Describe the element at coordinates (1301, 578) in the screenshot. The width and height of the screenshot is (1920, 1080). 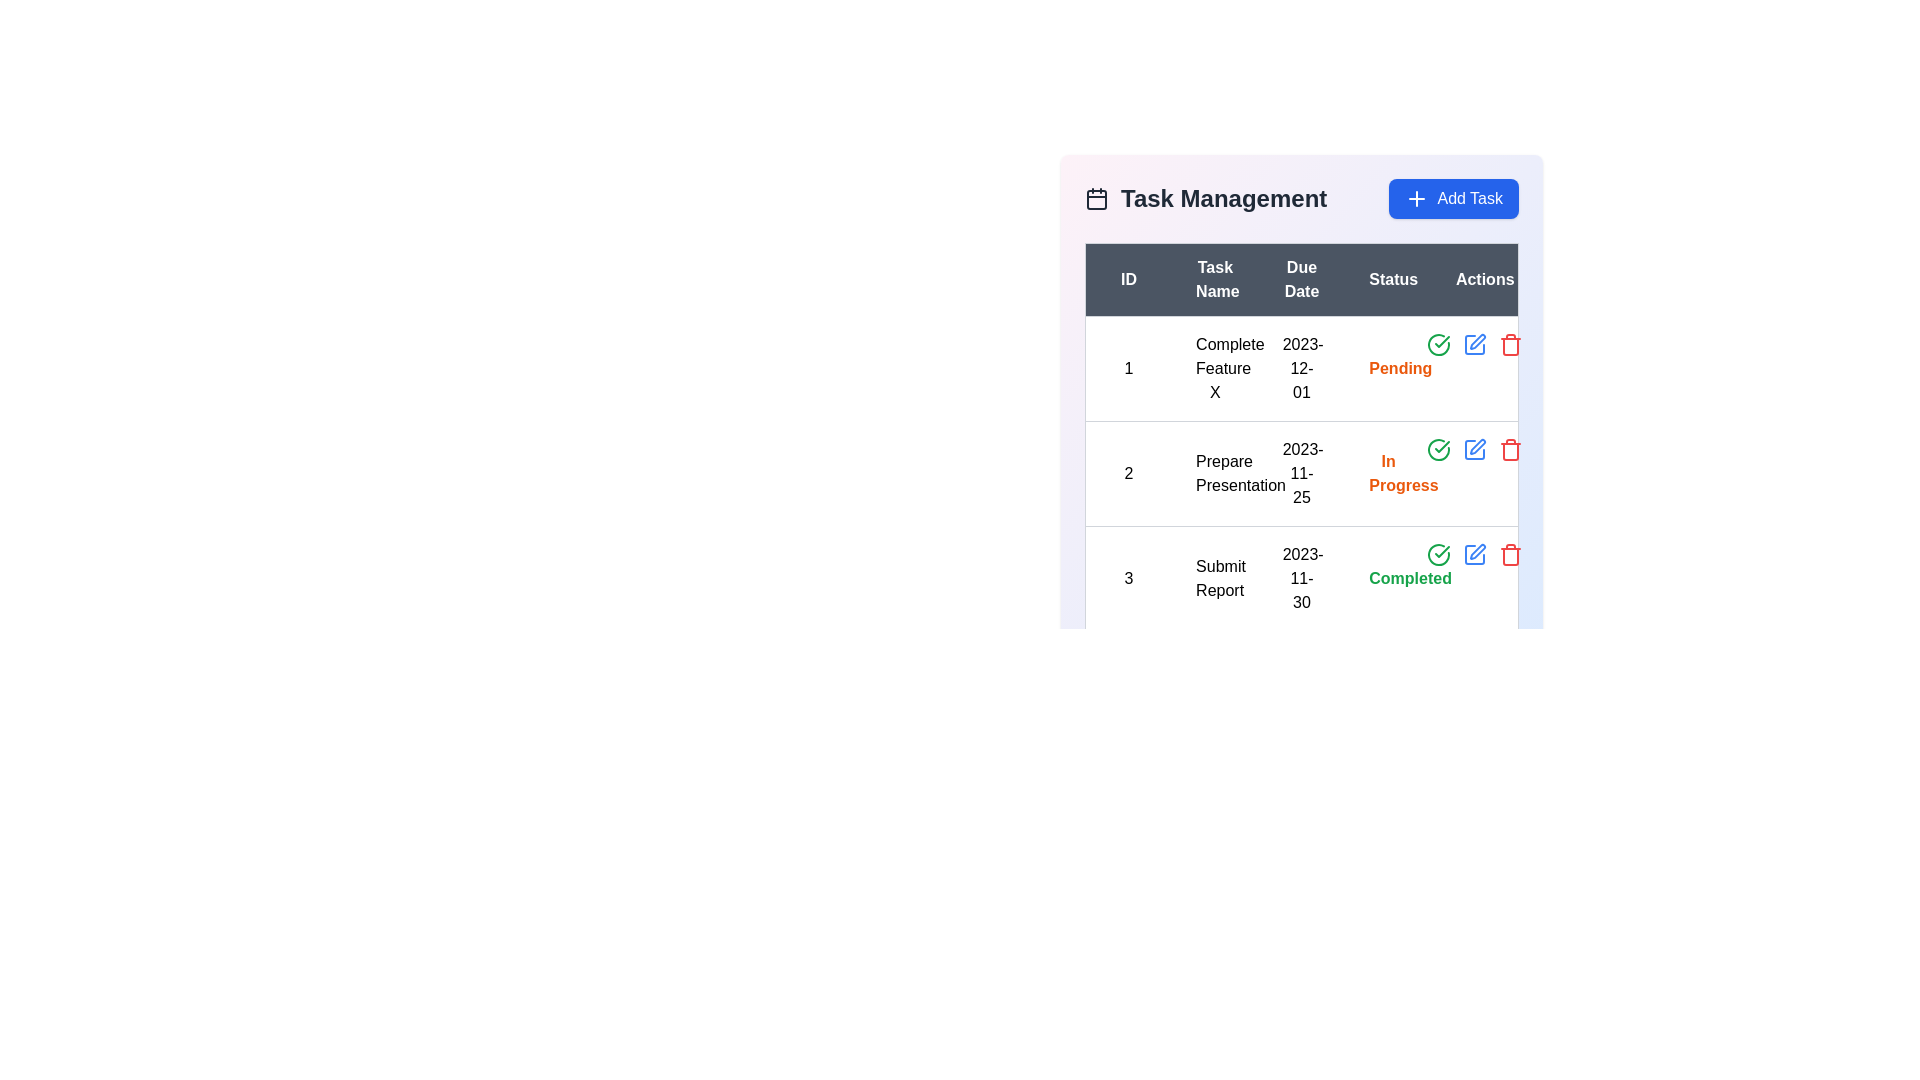
I see `the static text displaying the due date '2023-11-30' located in the third entry under the 'Due Date' column of the task table` at that location.